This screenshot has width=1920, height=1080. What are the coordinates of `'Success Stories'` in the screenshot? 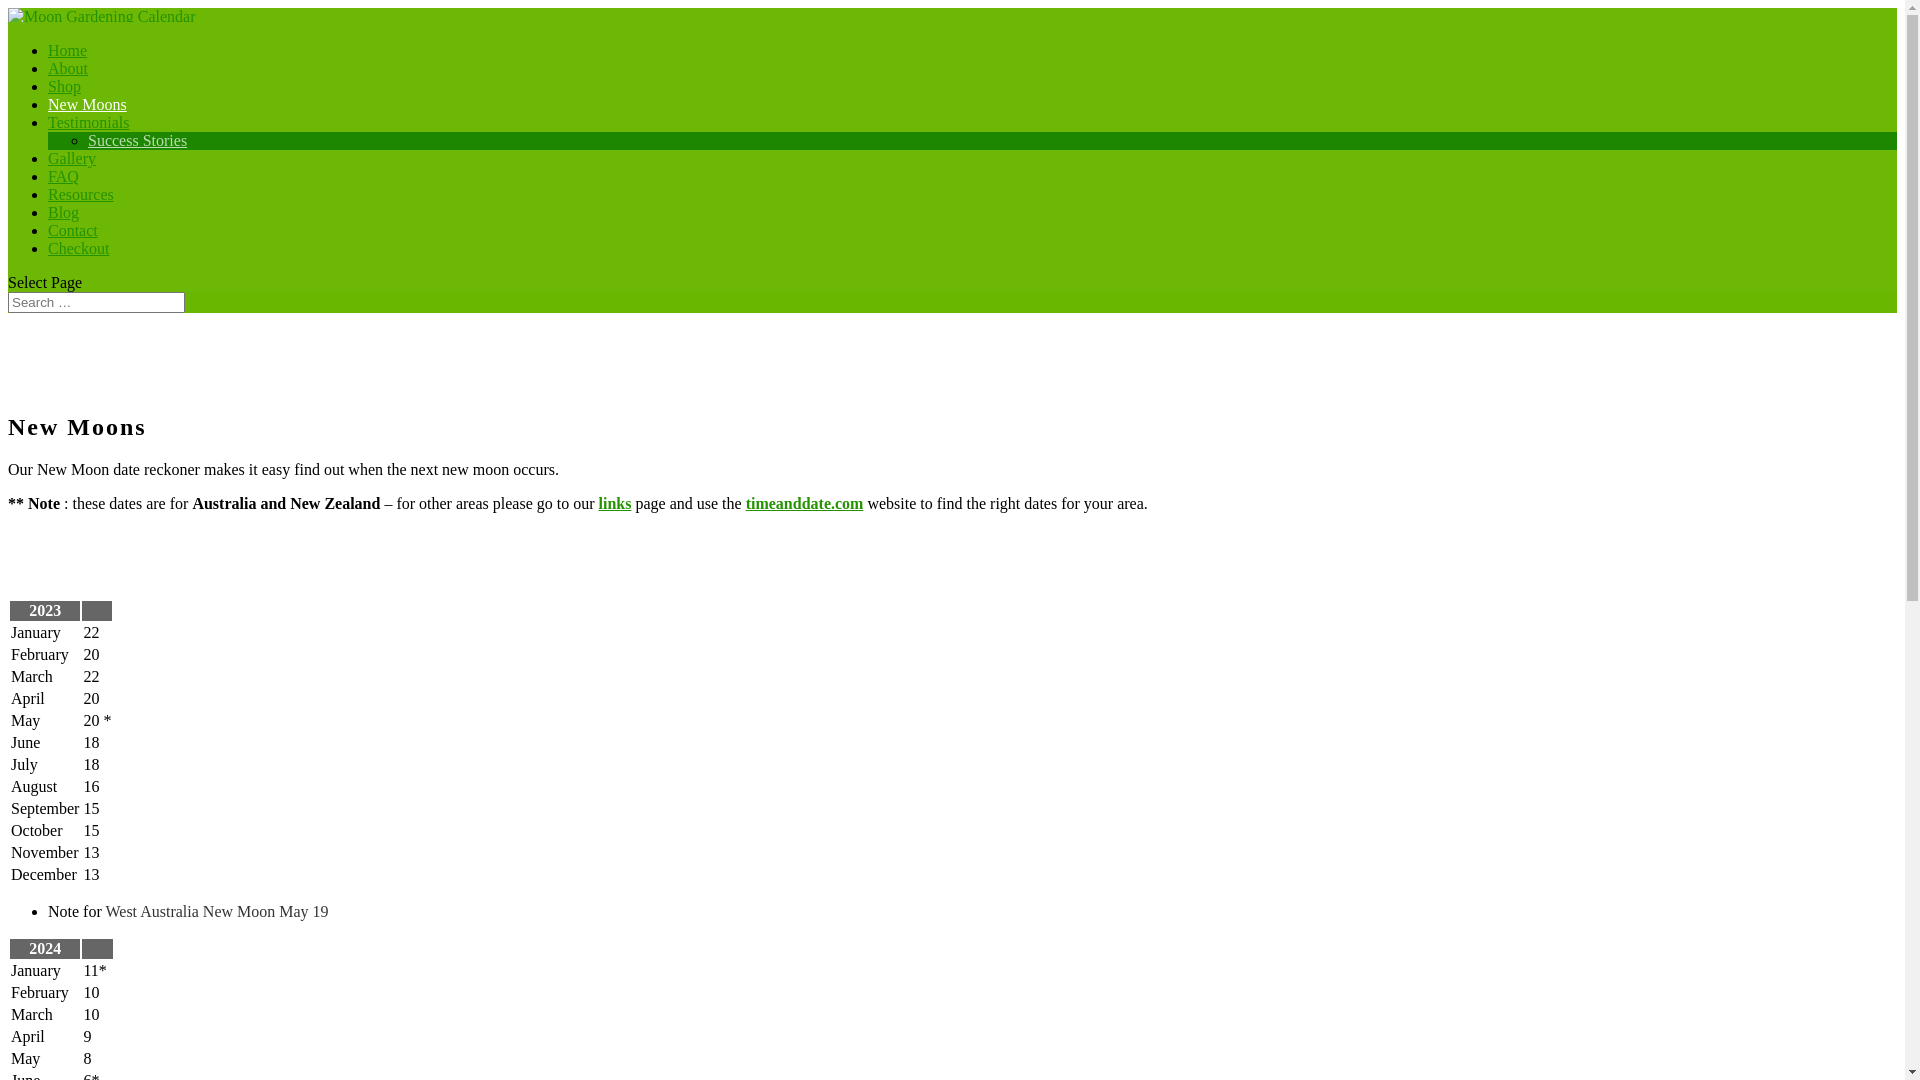 It's located at (136, 139).